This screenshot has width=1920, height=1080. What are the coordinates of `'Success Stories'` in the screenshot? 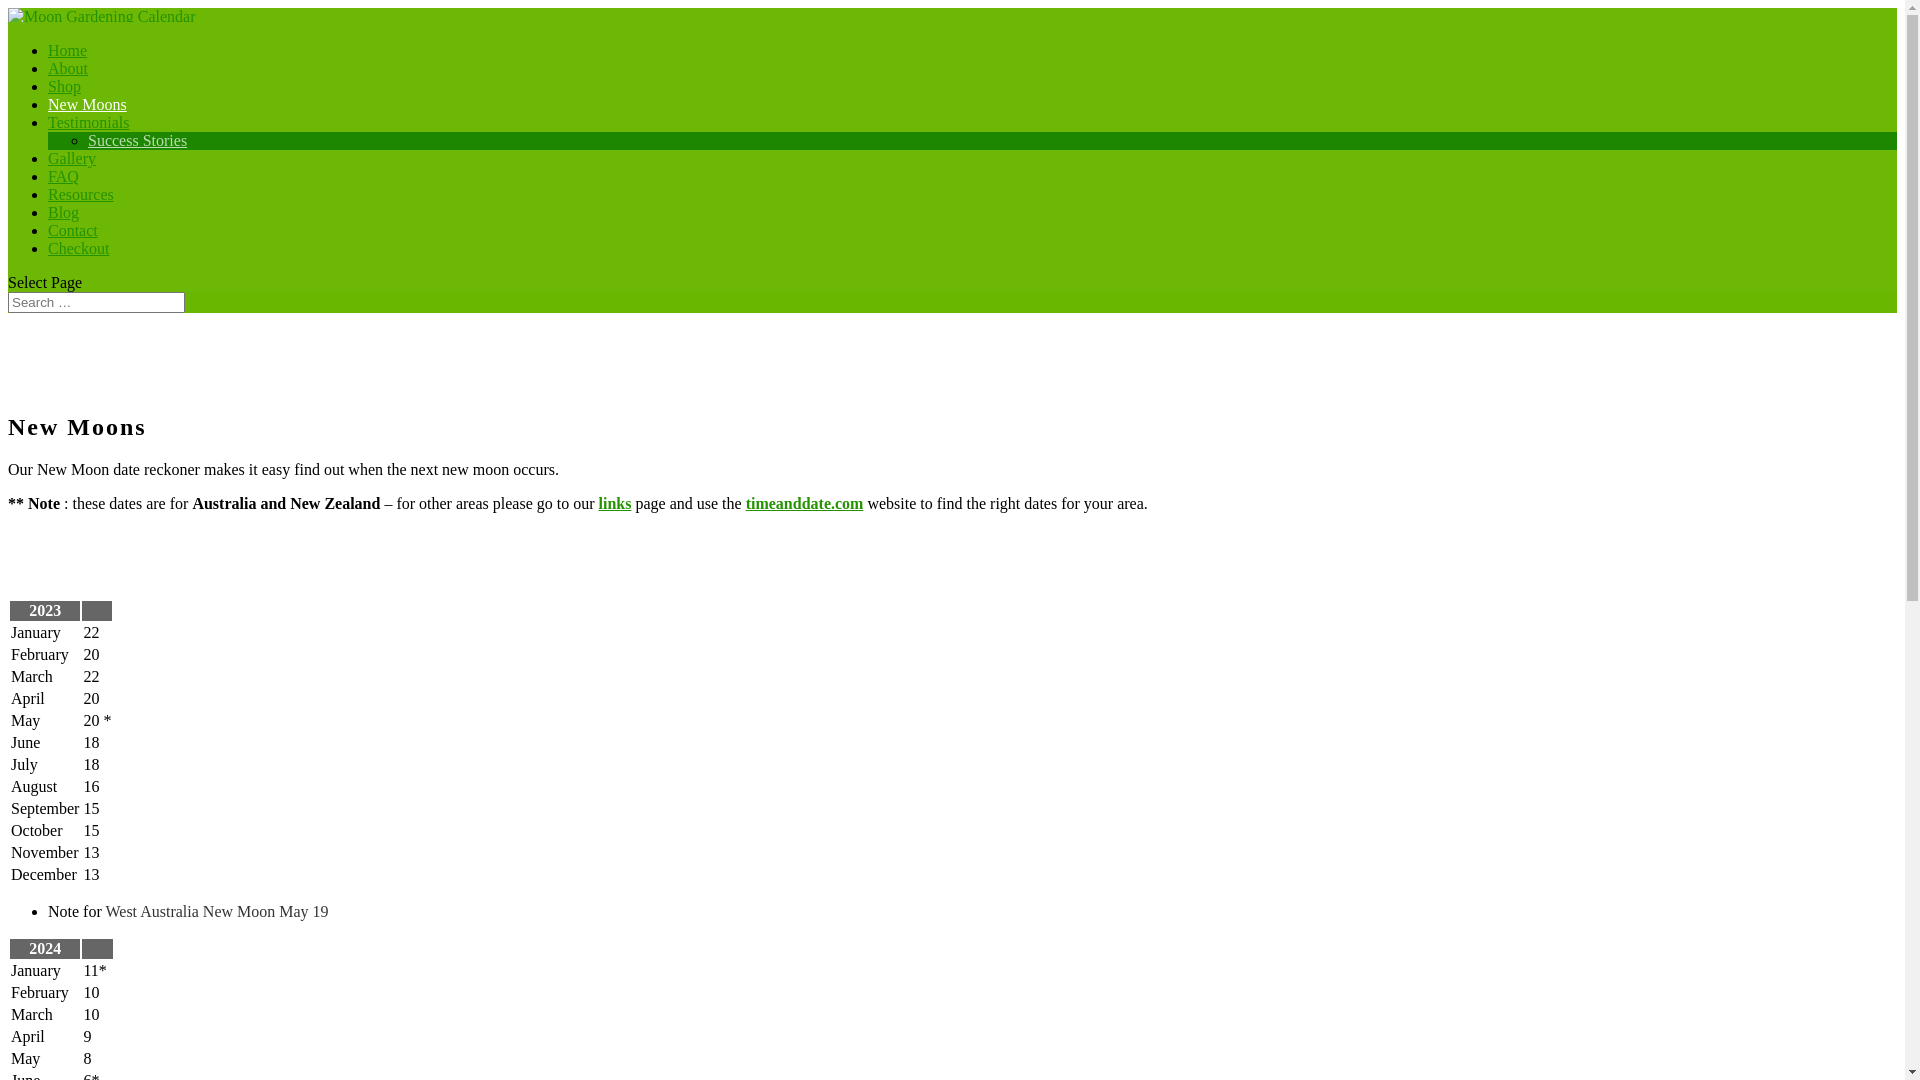 It's located at (136, 139).